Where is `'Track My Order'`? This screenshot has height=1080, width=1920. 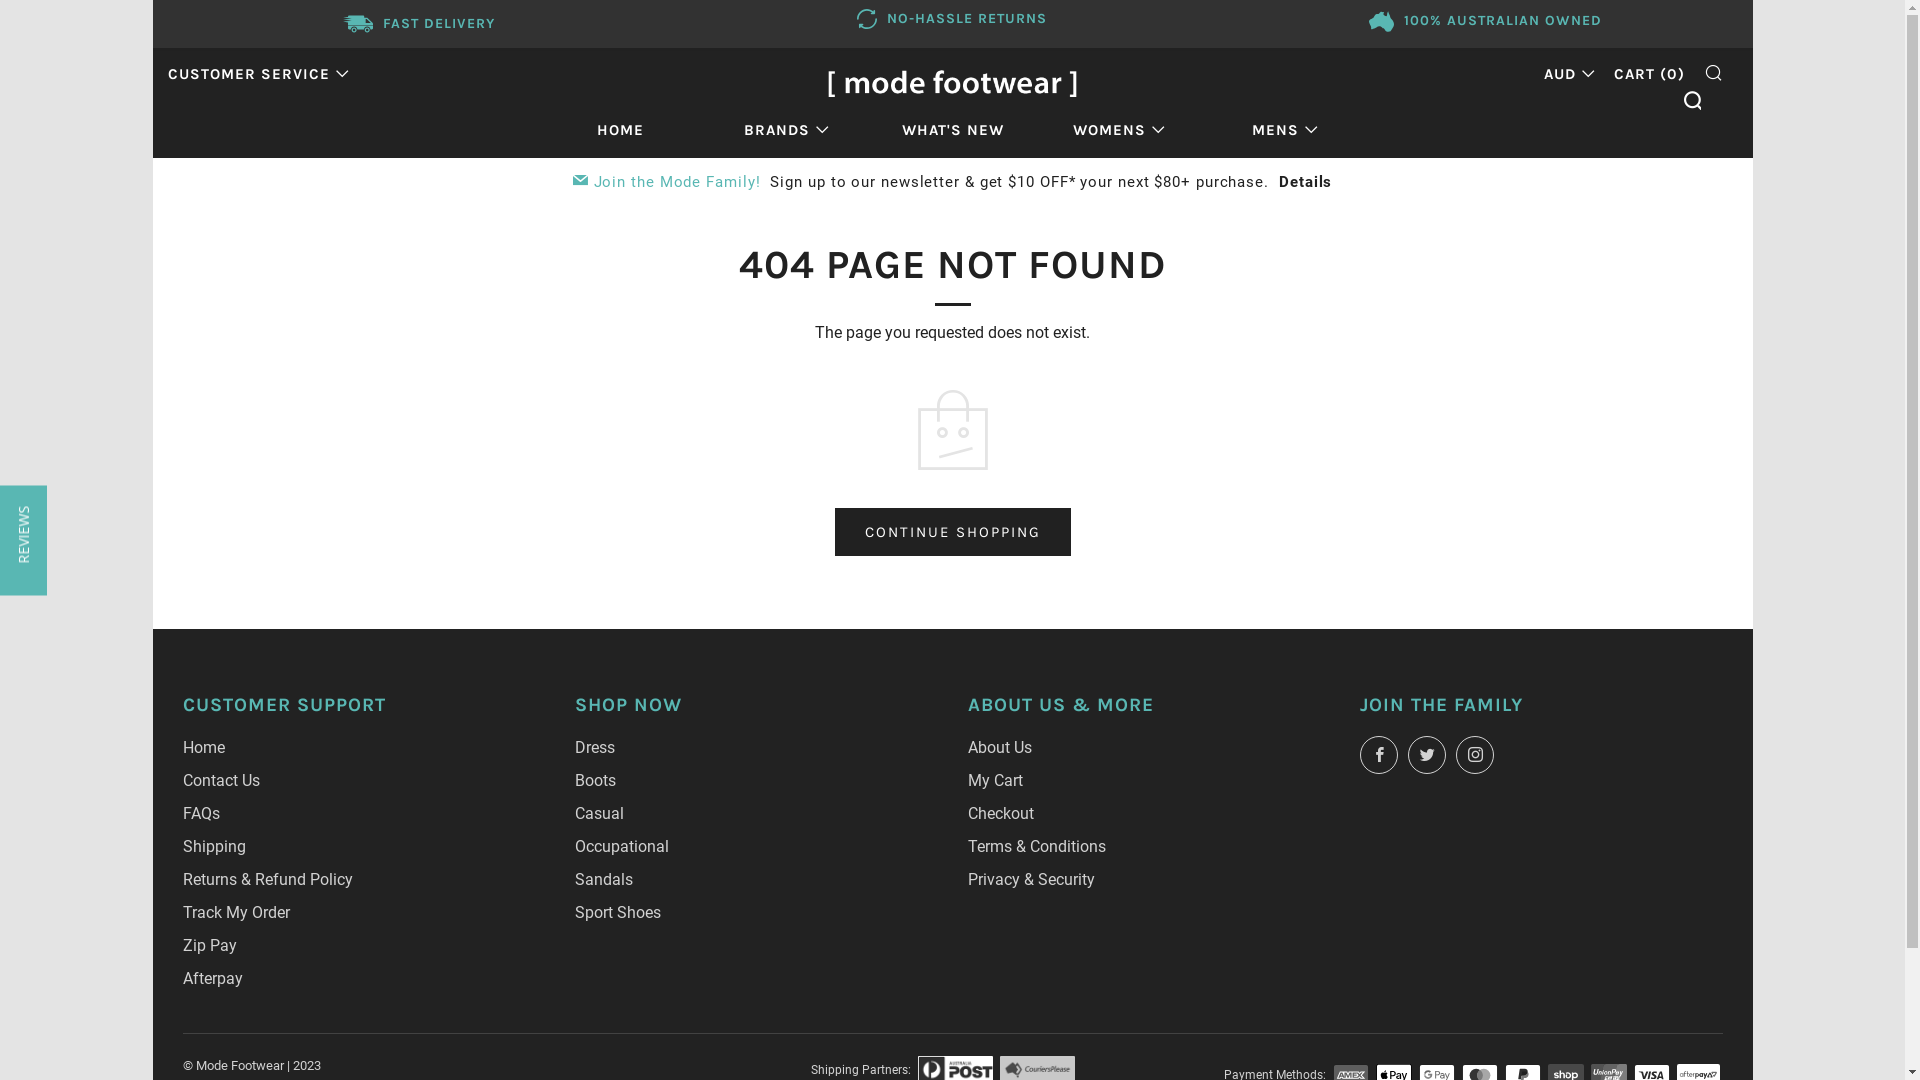 'Track My Order' is located at coordinates (235, 912).